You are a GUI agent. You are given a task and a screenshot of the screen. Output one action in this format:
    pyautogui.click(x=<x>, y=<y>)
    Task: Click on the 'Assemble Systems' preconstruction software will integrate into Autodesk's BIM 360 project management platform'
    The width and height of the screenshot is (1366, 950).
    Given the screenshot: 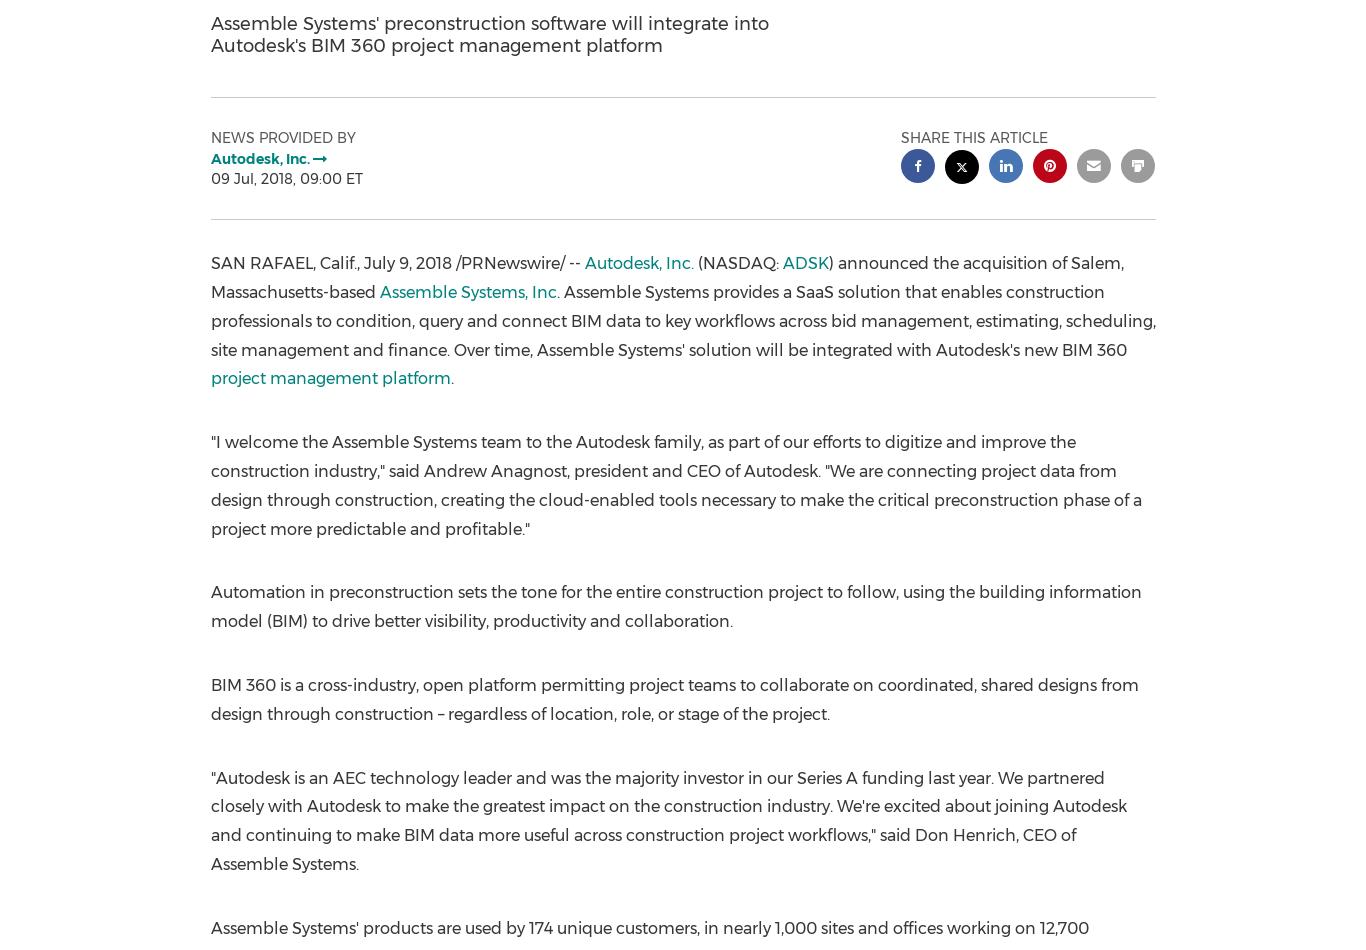 What is the action you would take?
    pyautogui.click(x=489, y=34)
    